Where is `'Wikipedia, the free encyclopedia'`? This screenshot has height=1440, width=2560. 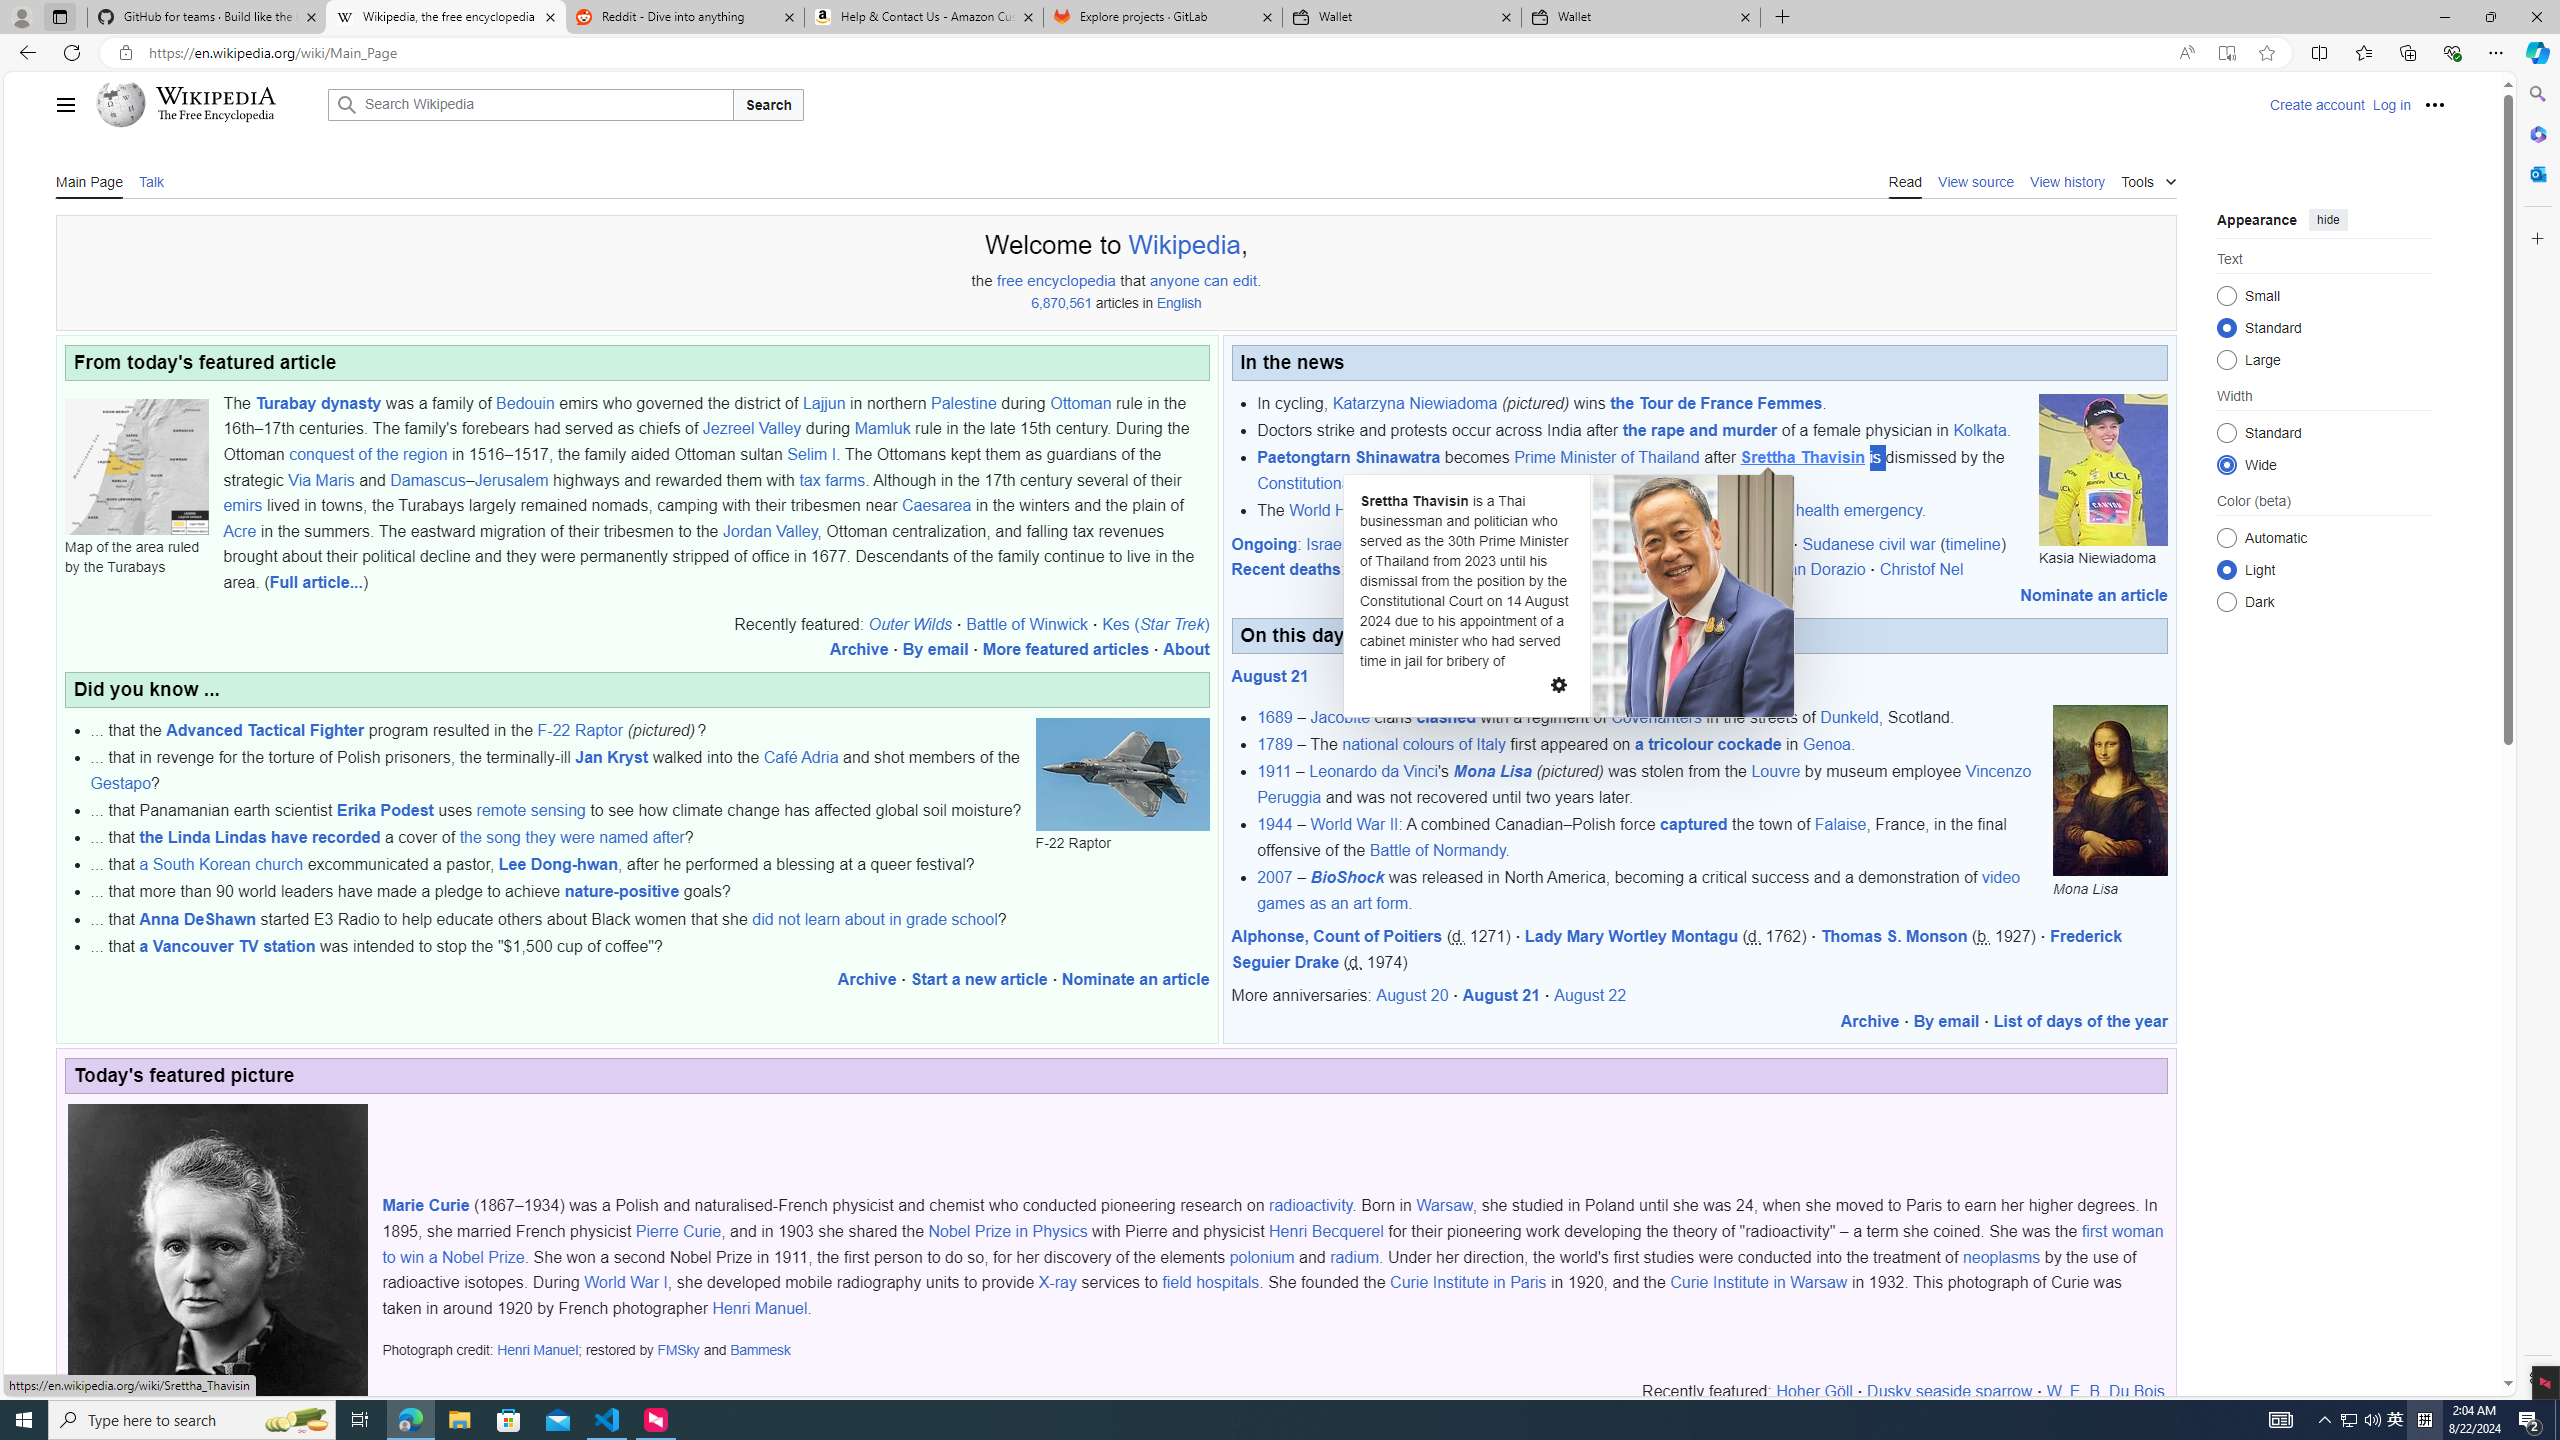
'Wikipedia, the free encyclopedia' is located at coordinates (444, 16).